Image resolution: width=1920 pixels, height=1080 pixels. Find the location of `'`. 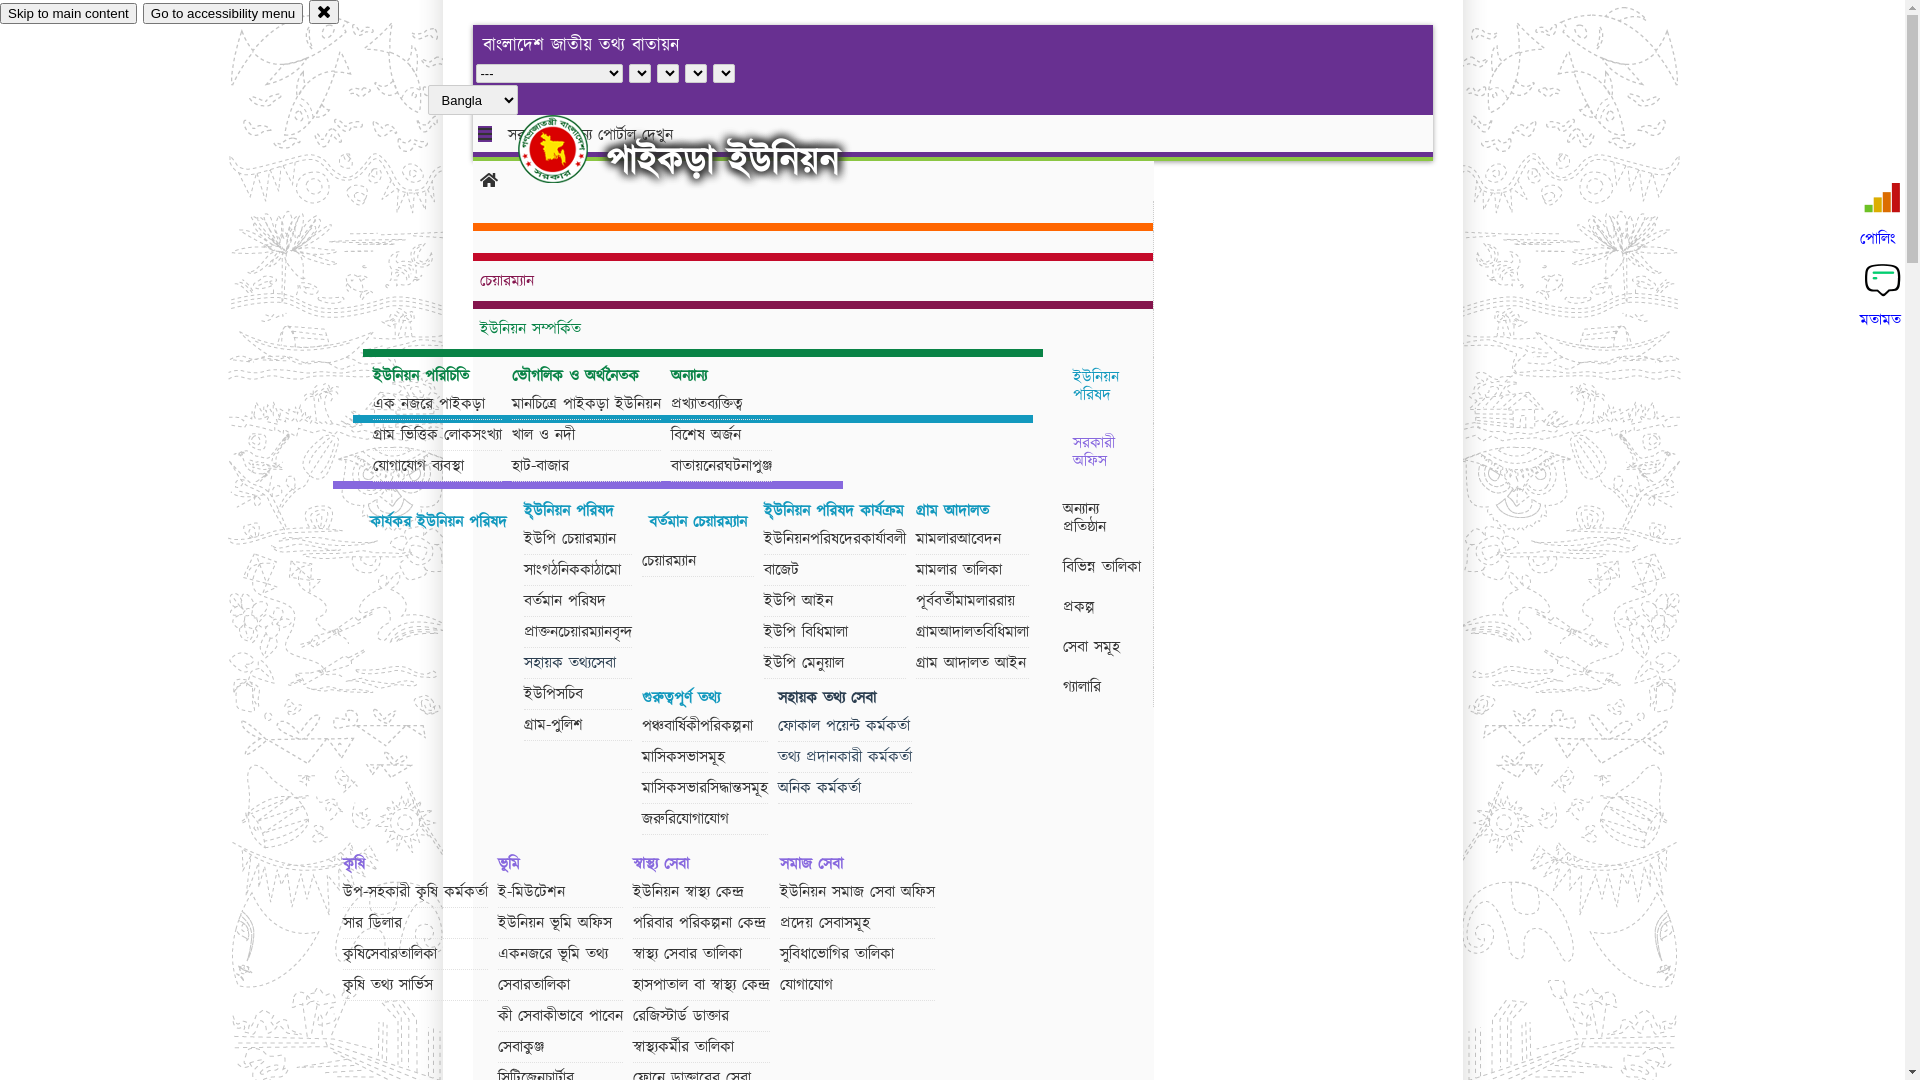

' is located at coordinates (569, 148).